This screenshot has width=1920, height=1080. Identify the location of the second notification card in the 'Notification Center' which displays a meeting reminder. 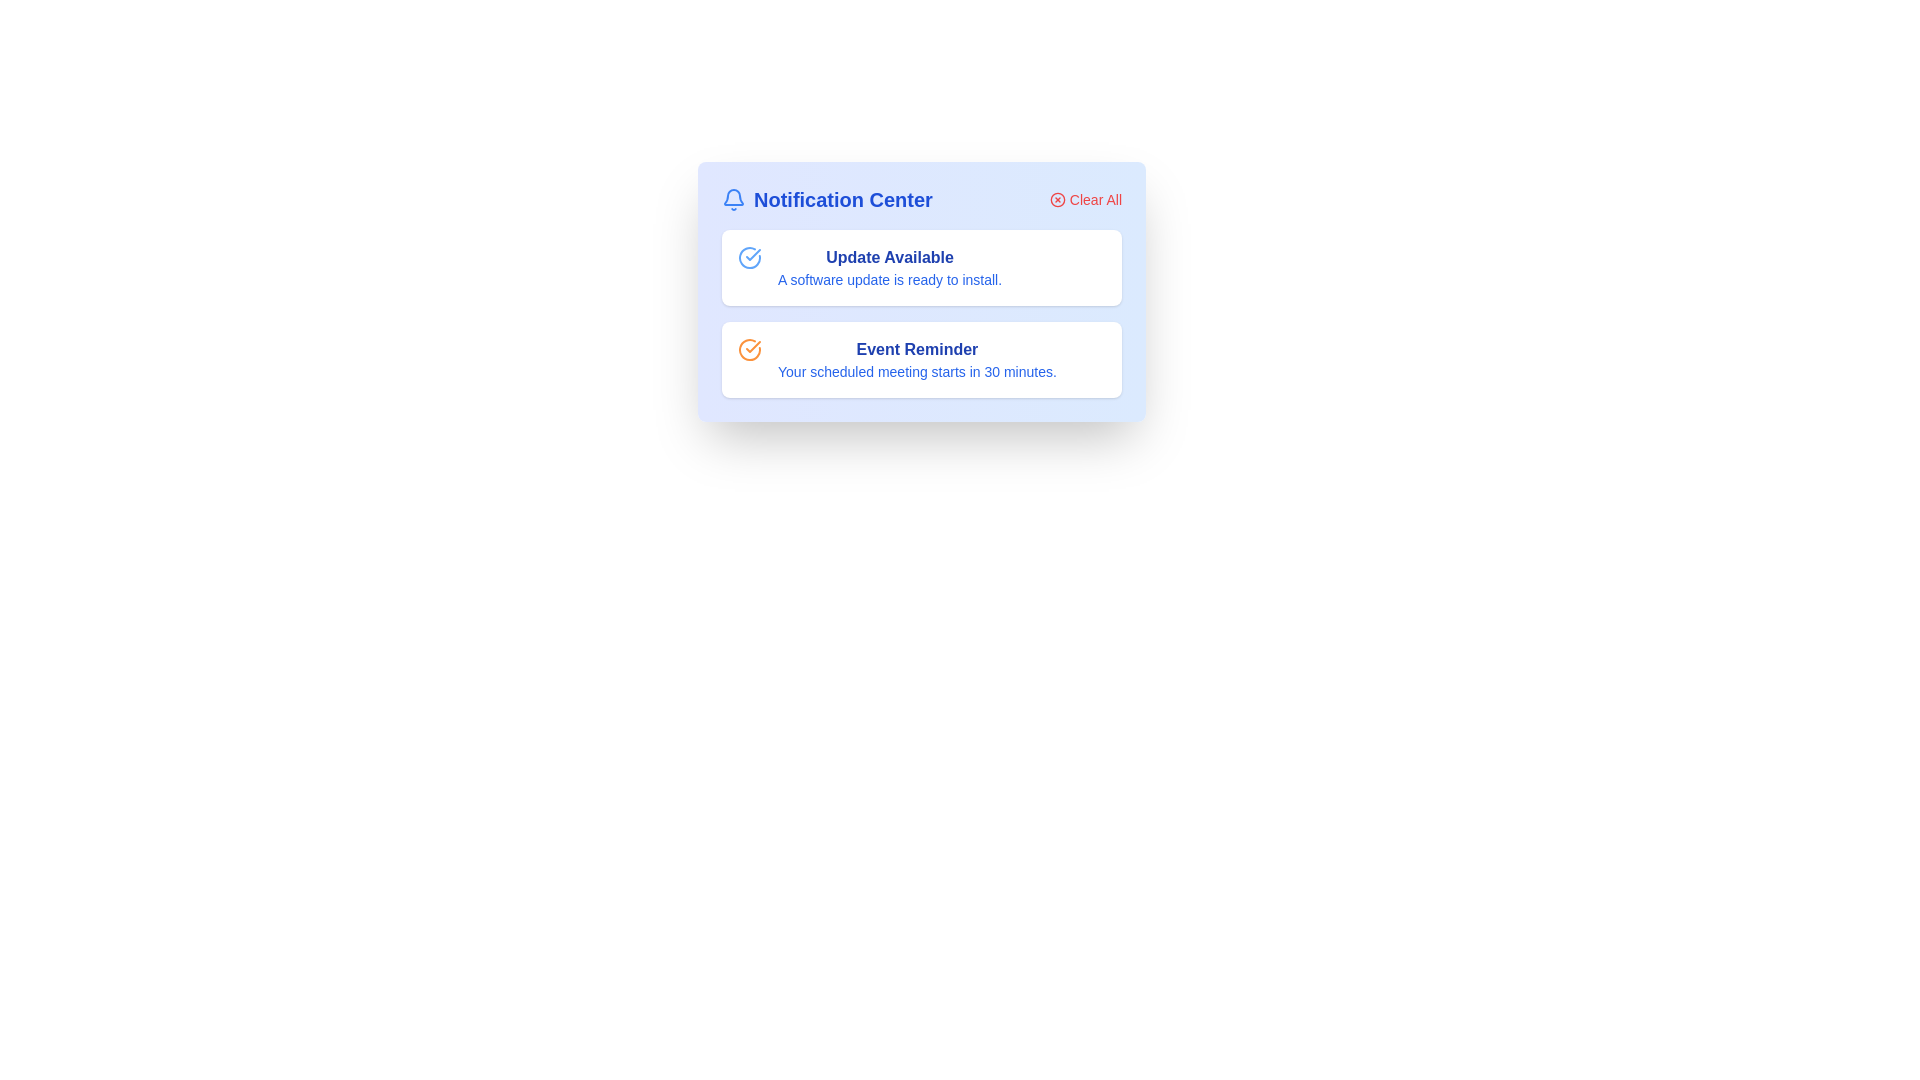
(920, 358).